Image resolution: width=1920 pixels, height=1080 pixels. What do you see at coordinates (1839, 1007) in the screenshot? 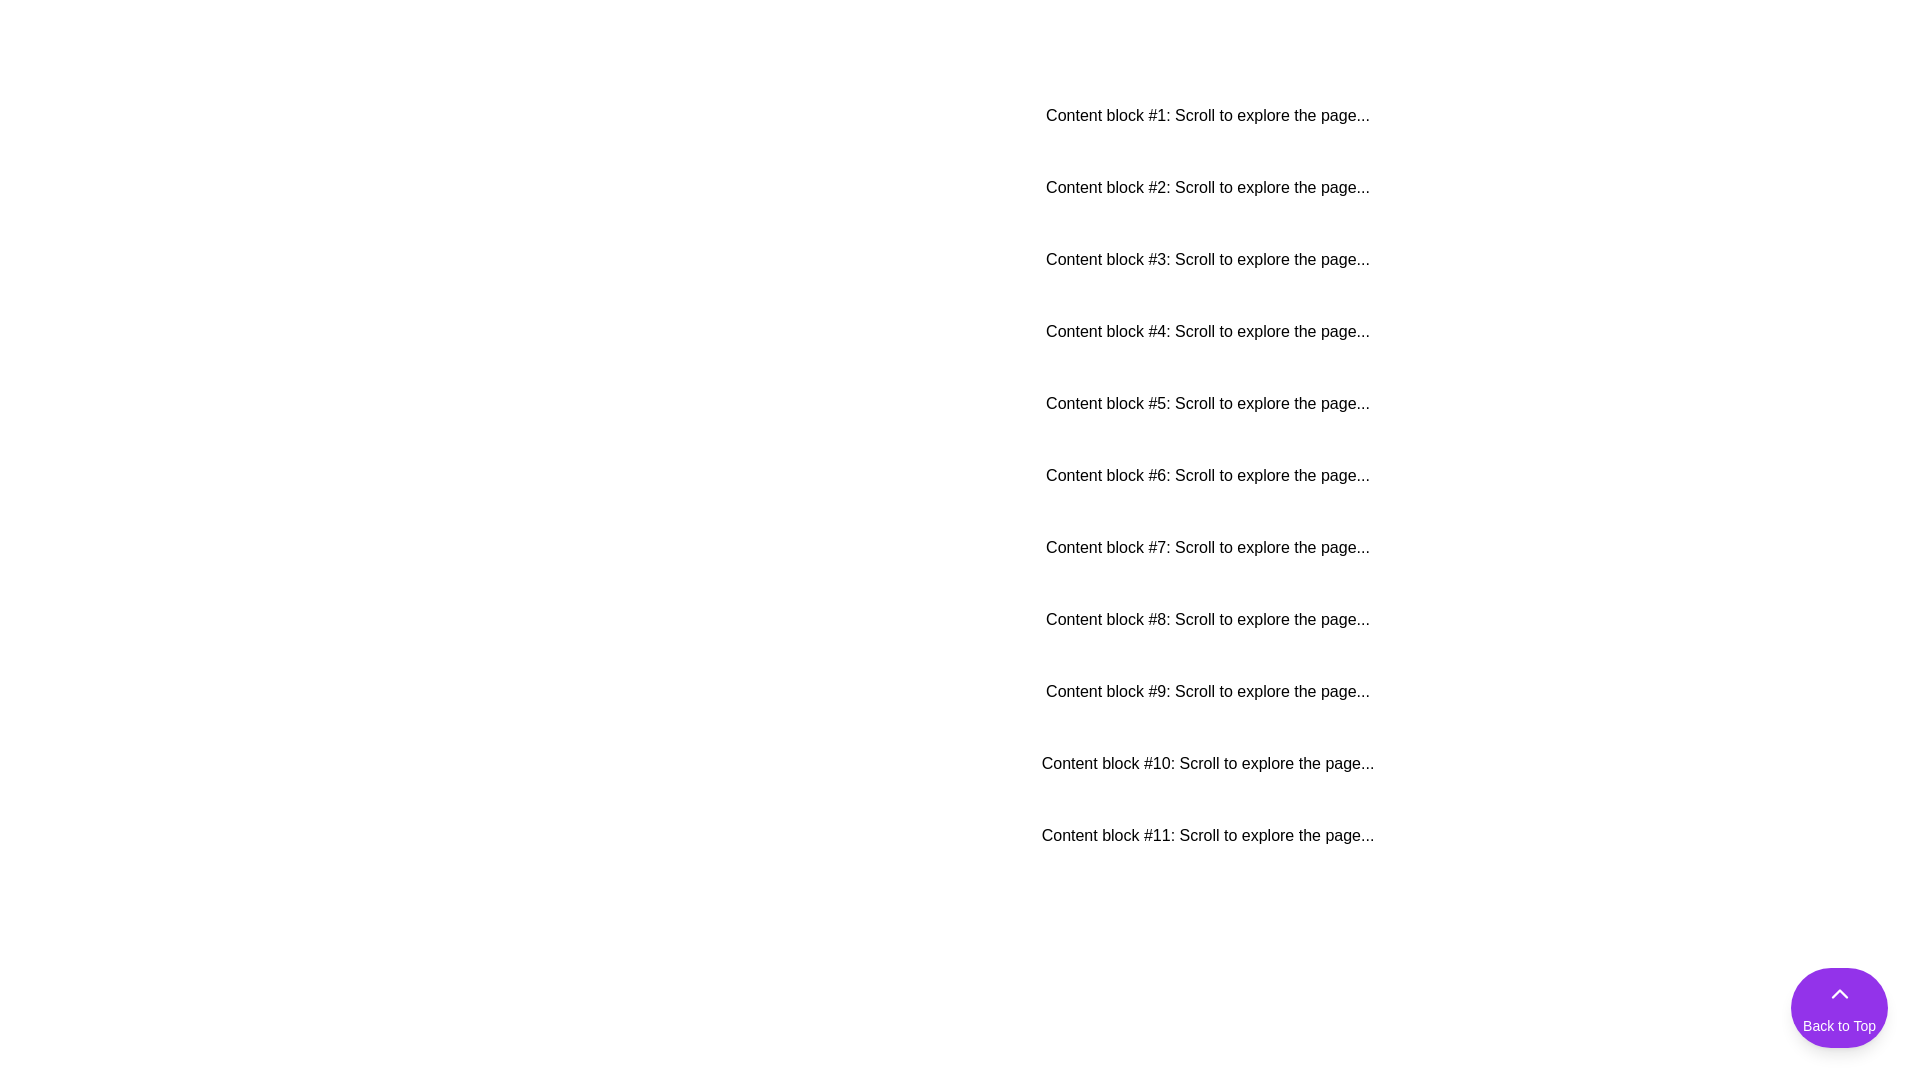
I see `the circular 'Back to Top' button with a purple background and white text, located in the bottom-right corner of the layout` at bounding box center [1839, 1007].